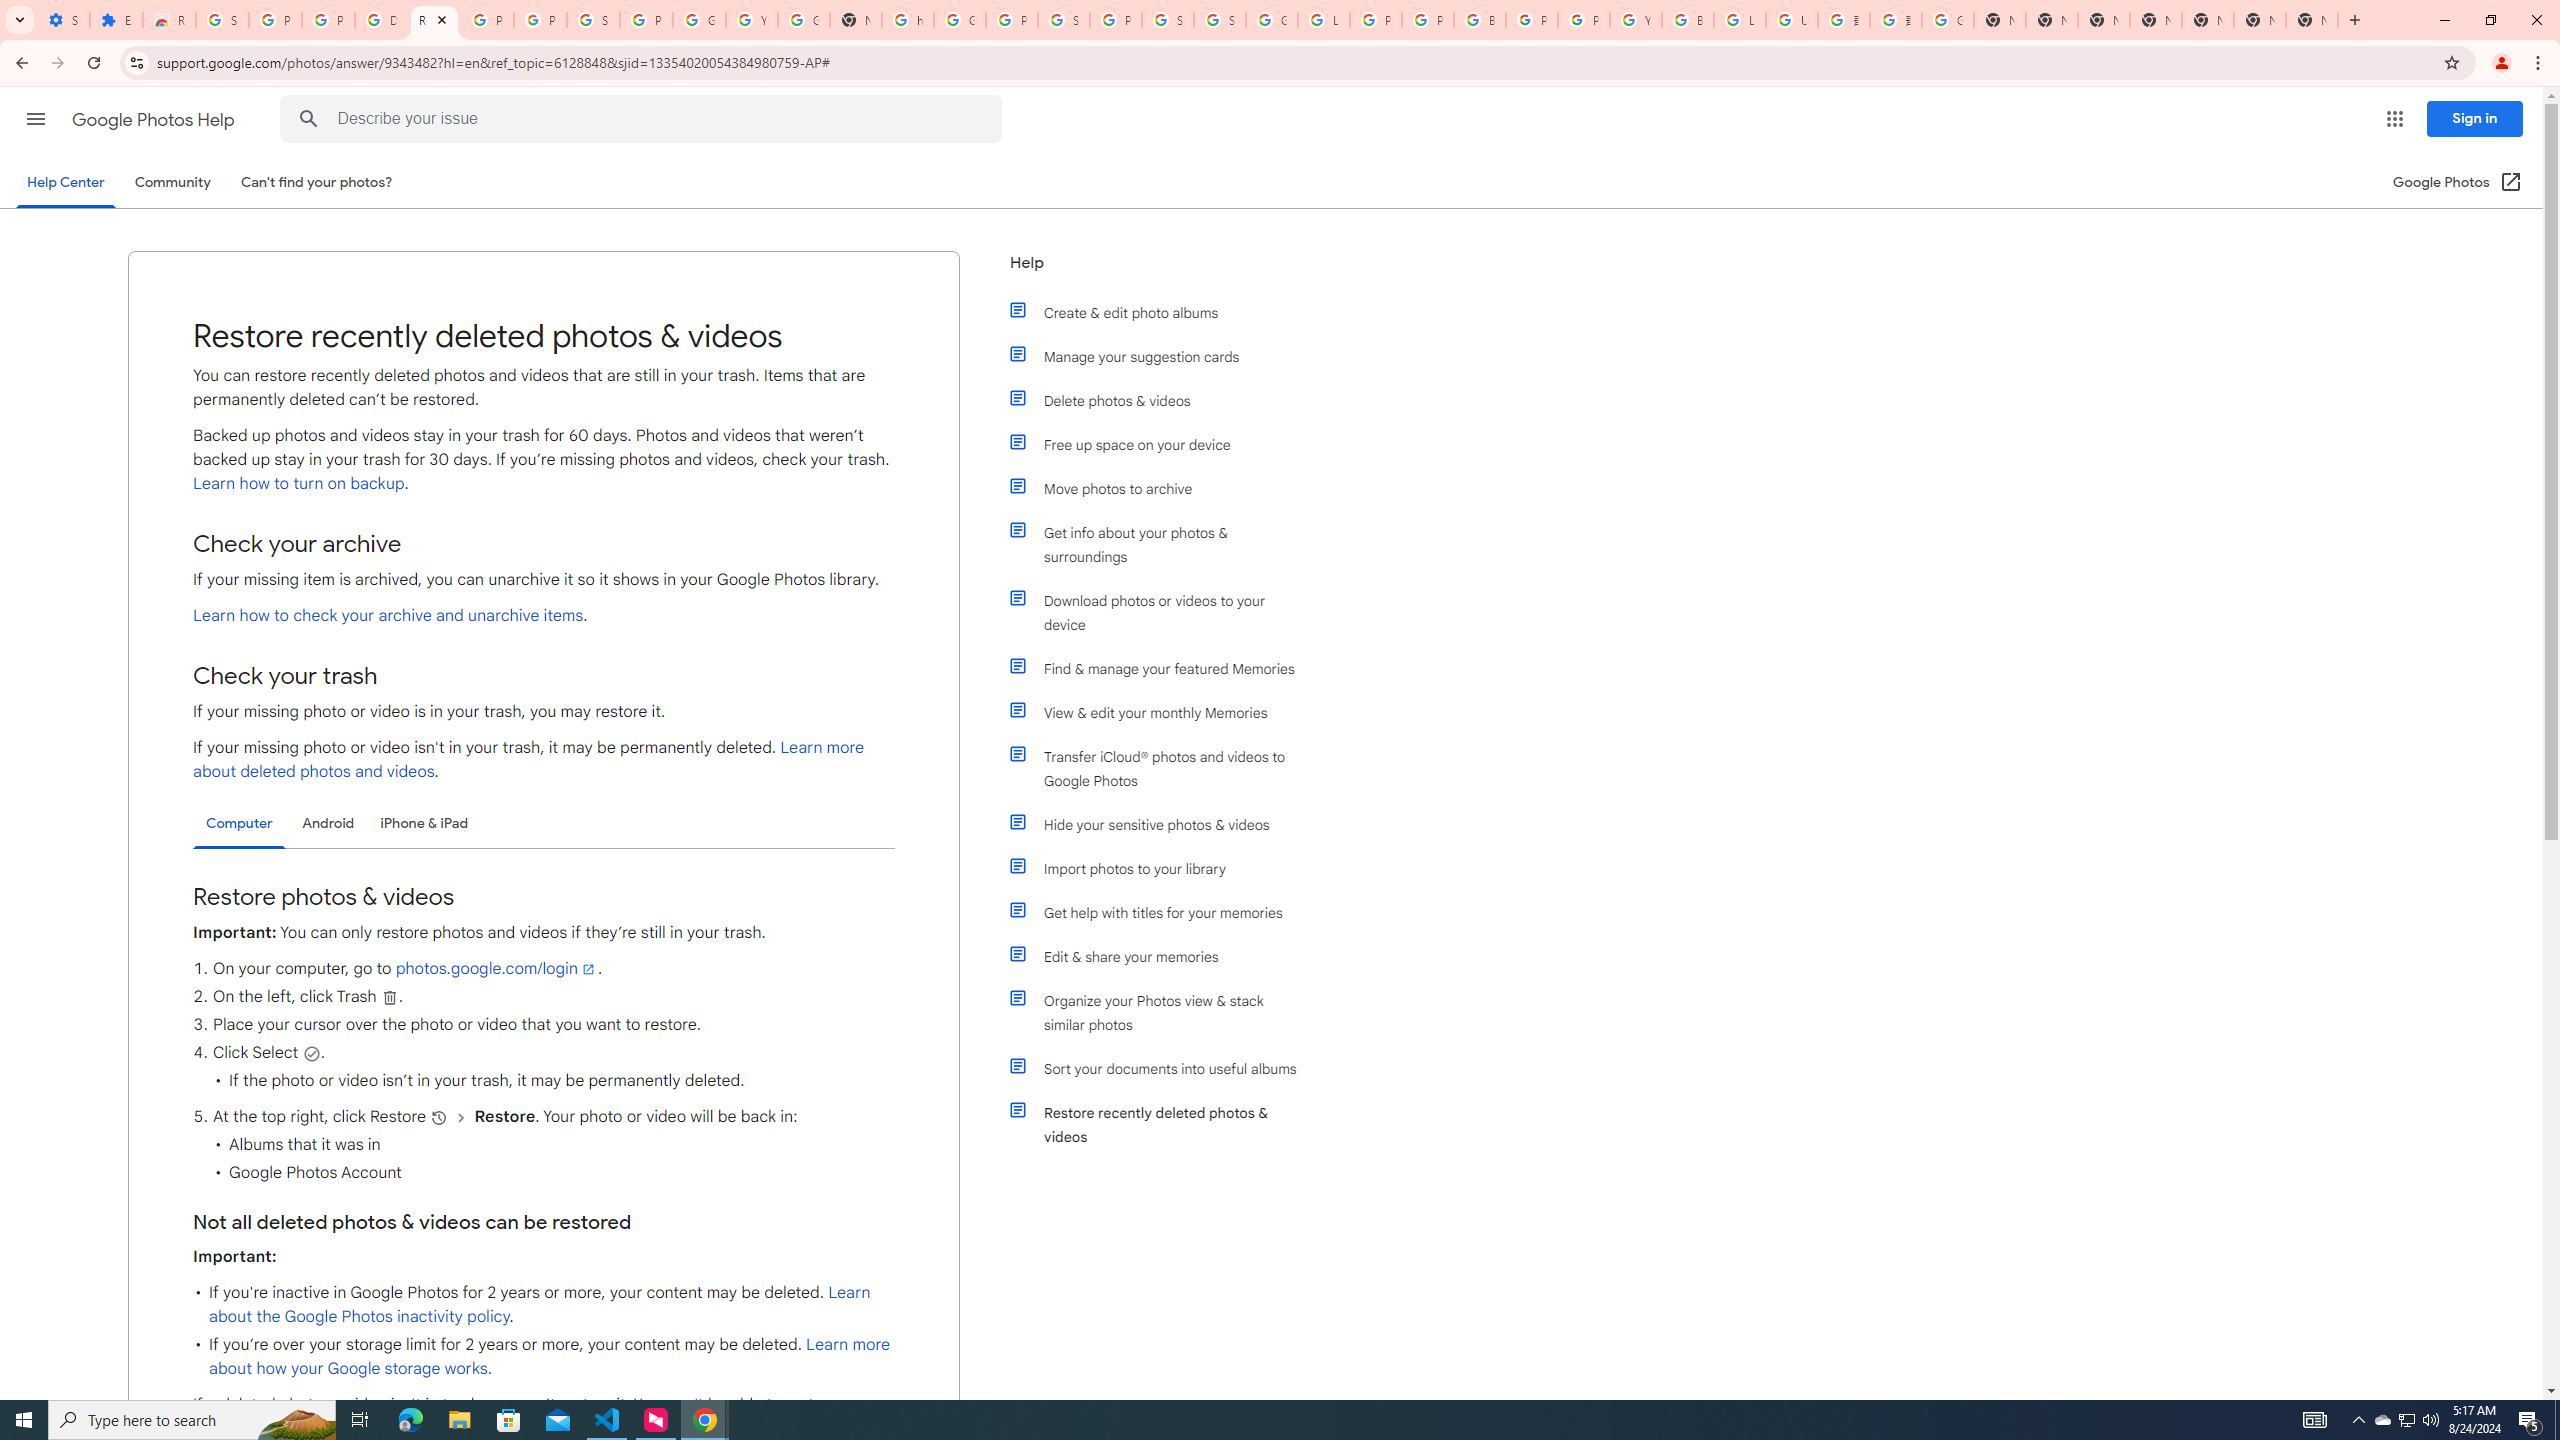 The image size is (2560, 1440). I want to click on 'Edit & share your memories', so click(1162, 955).